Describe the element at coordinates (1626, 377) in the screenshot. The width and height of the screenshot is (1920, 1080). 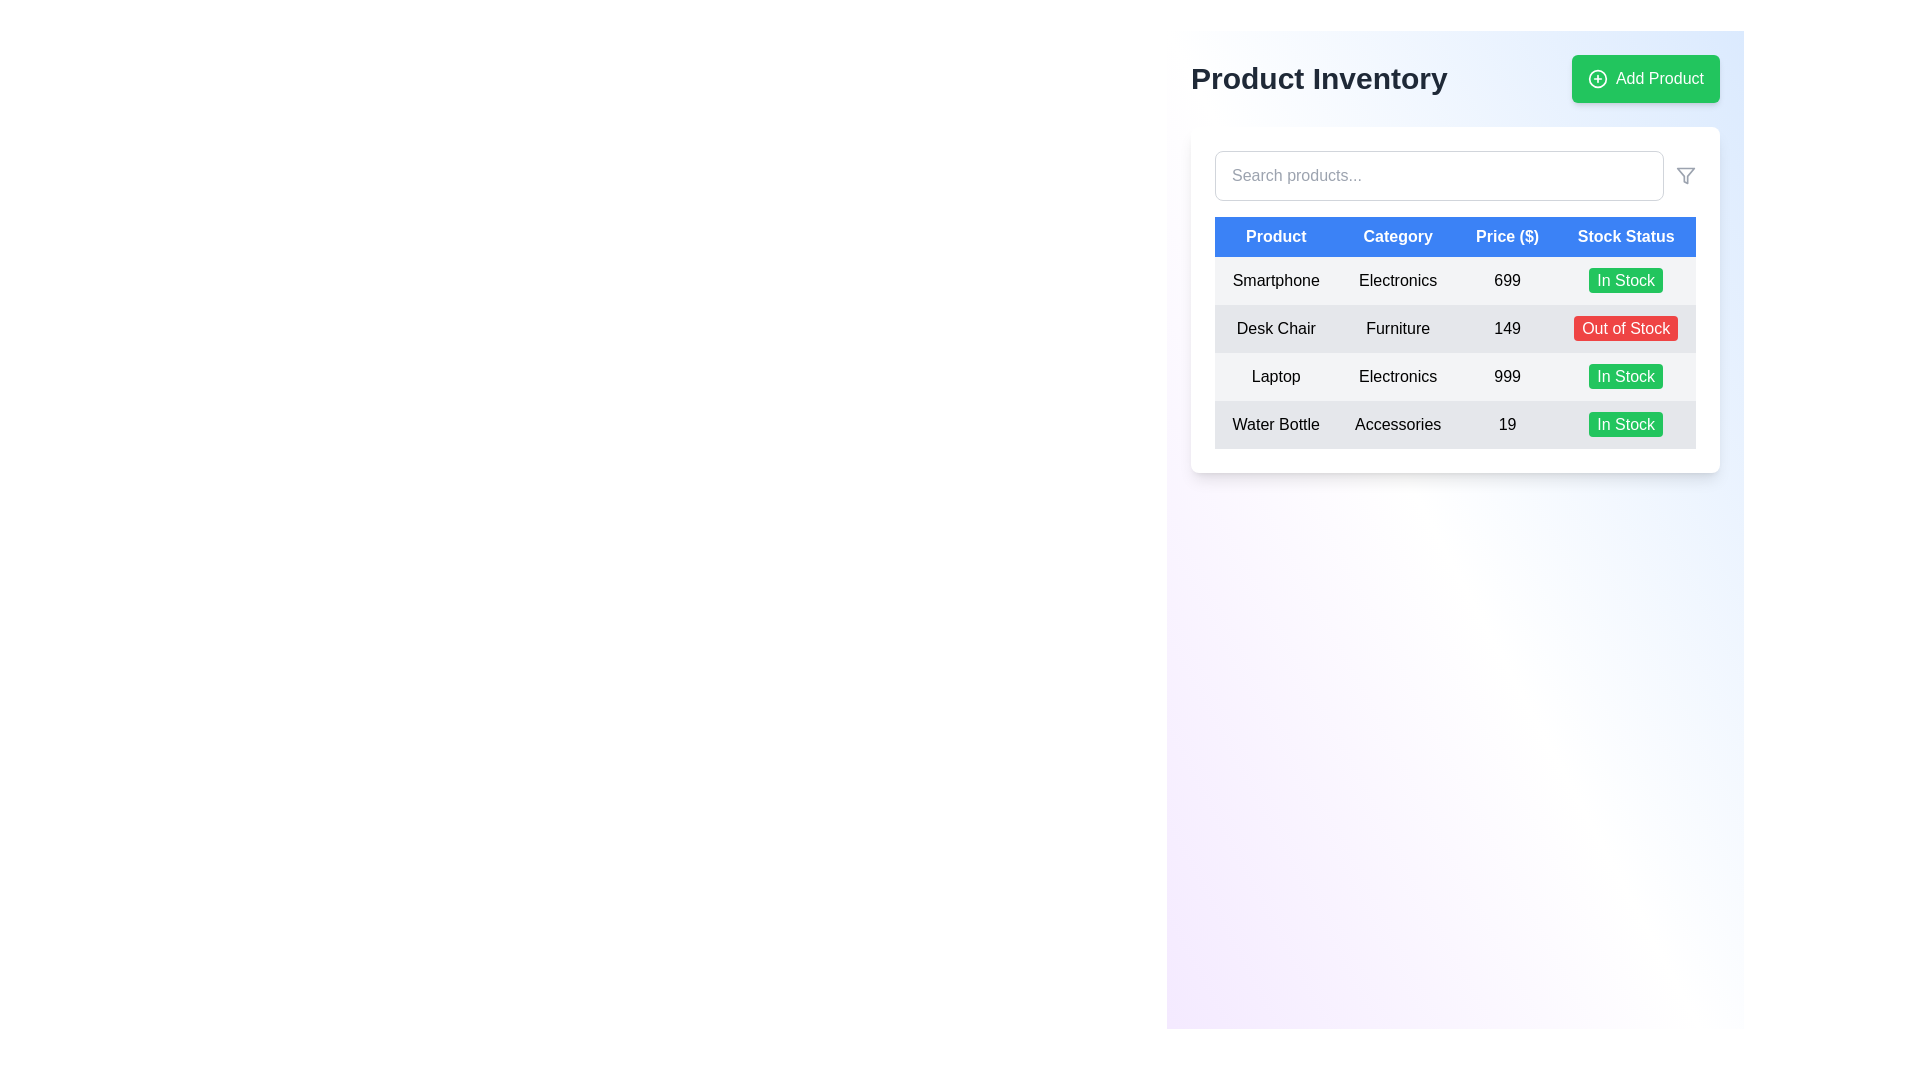
I see `'In Stock' badge, which is a rectangular badge with rounded corners, bright green background, and white text located in the fourth column of the third row in the table structure for the Laptop product entry` at that location.